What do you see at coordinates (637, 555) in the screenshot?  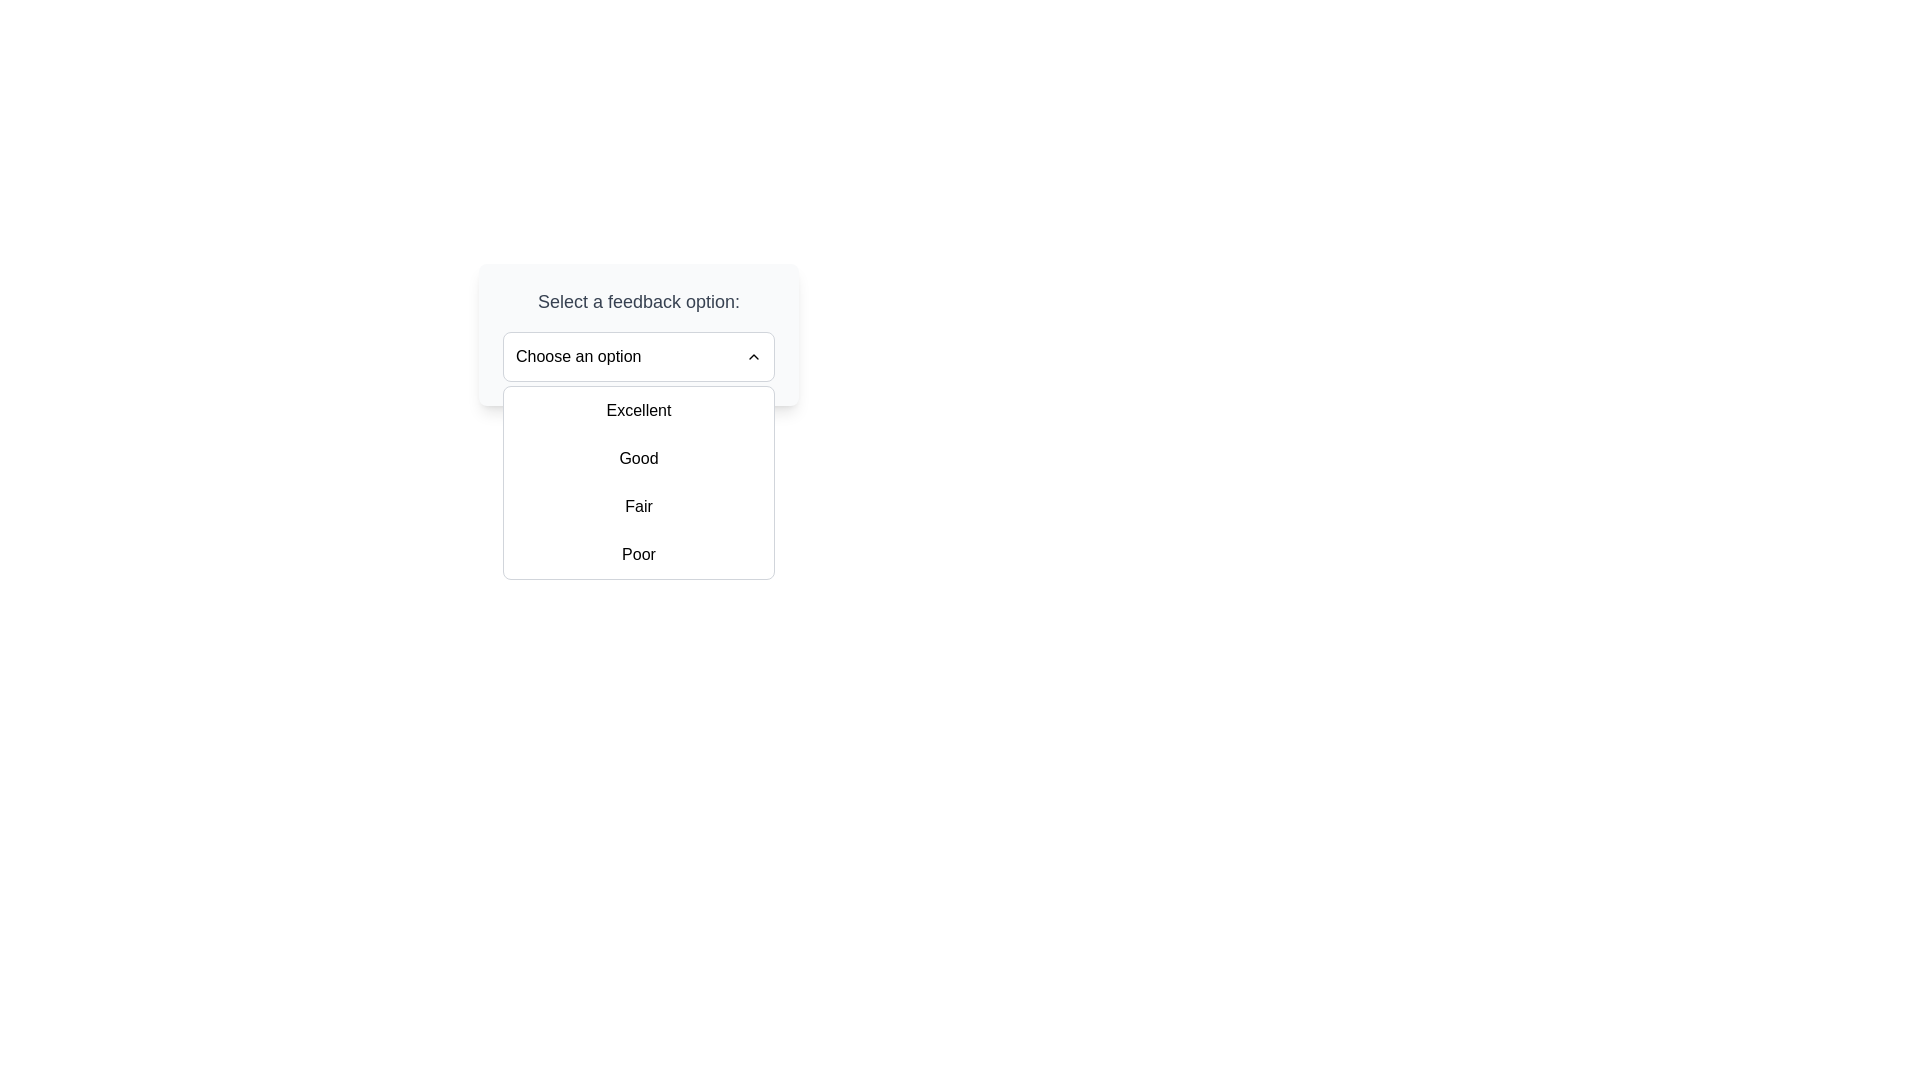 I see `the text label displaying 'Poor' in the dropdown menu` at bounding box center [637, 555].